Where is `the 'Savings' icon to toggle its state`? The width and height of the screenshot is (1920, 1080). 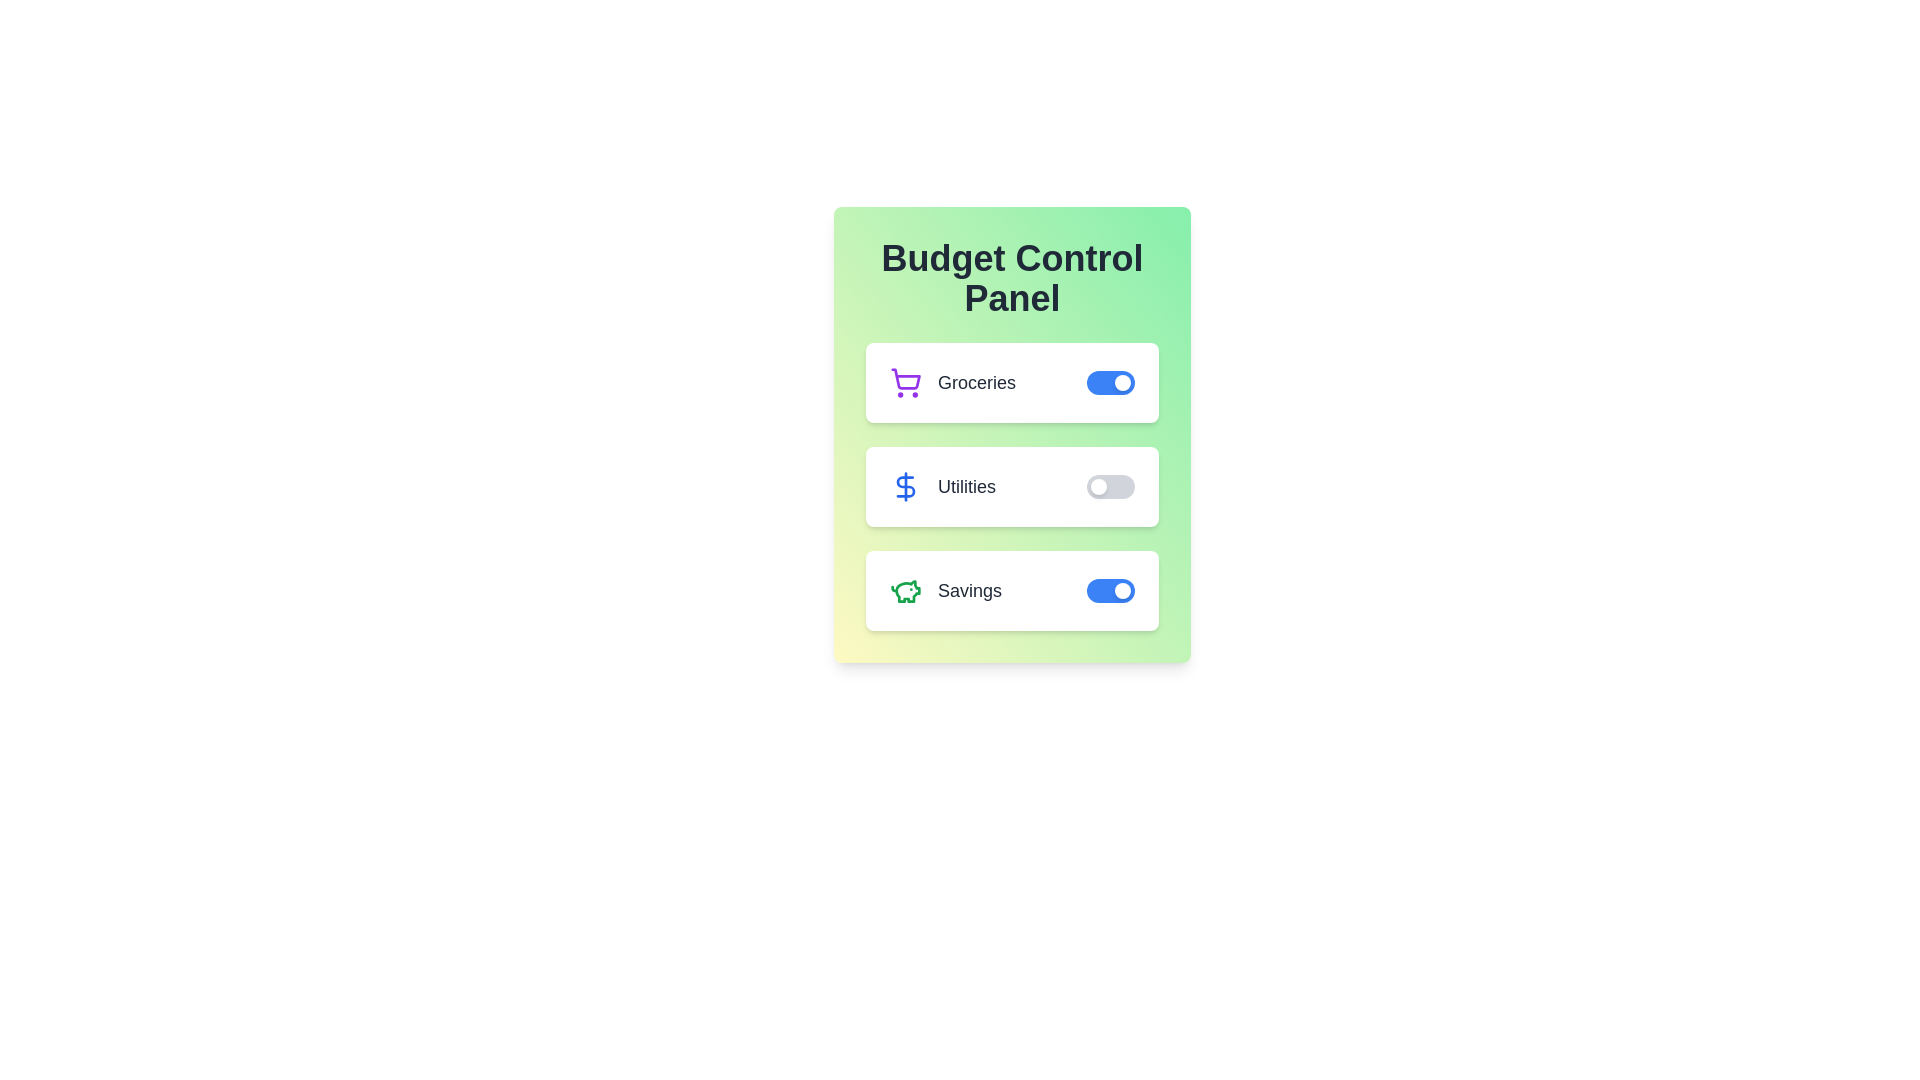
the 'Savings' icon to toggle its state is located at coordinates (905, 589).